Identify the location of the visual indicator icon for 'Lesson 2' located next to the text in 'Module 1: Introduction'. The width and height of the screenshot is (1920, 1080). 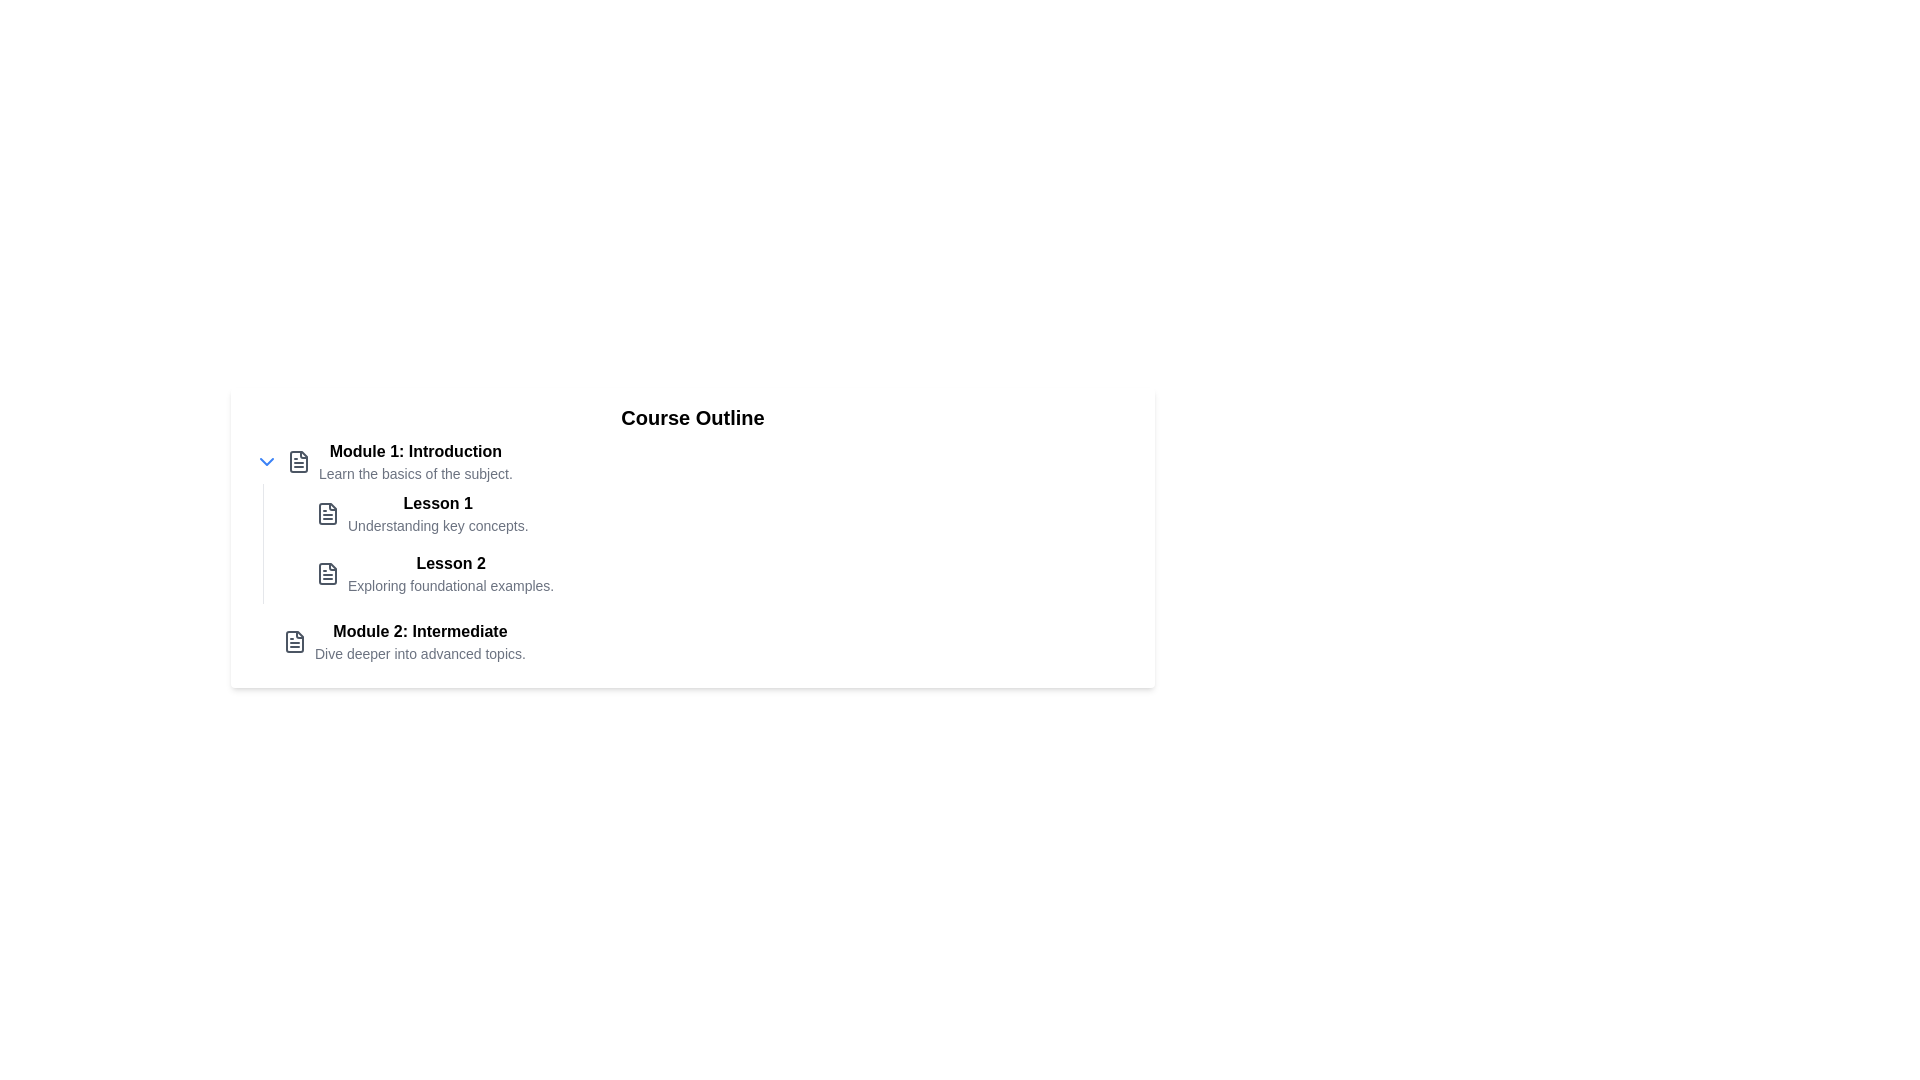
(327, 574).